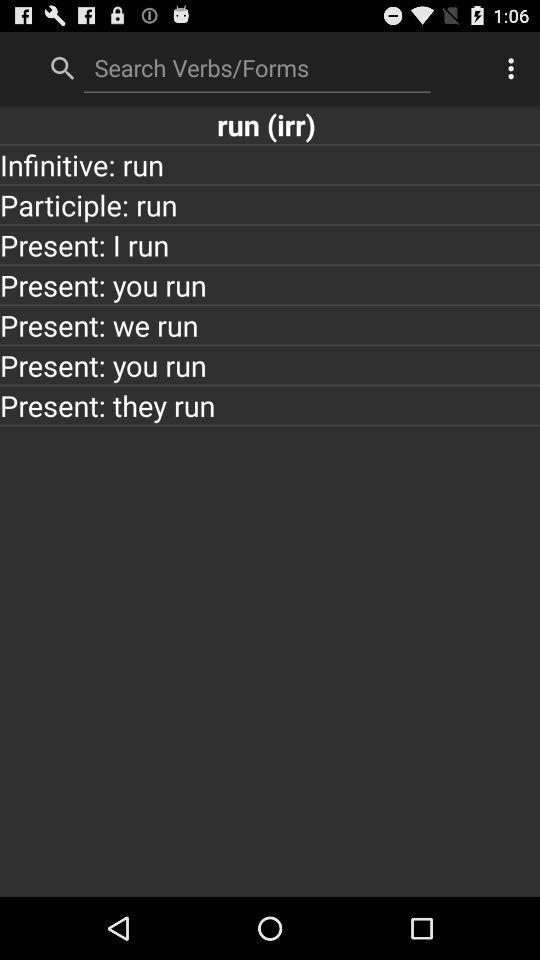 Image resolution: width=540 pixels, height=960 pixels. Describe the element at coordinates (513, 68) in the screenshot. I see `the icon above run (irr)  app` at that location.